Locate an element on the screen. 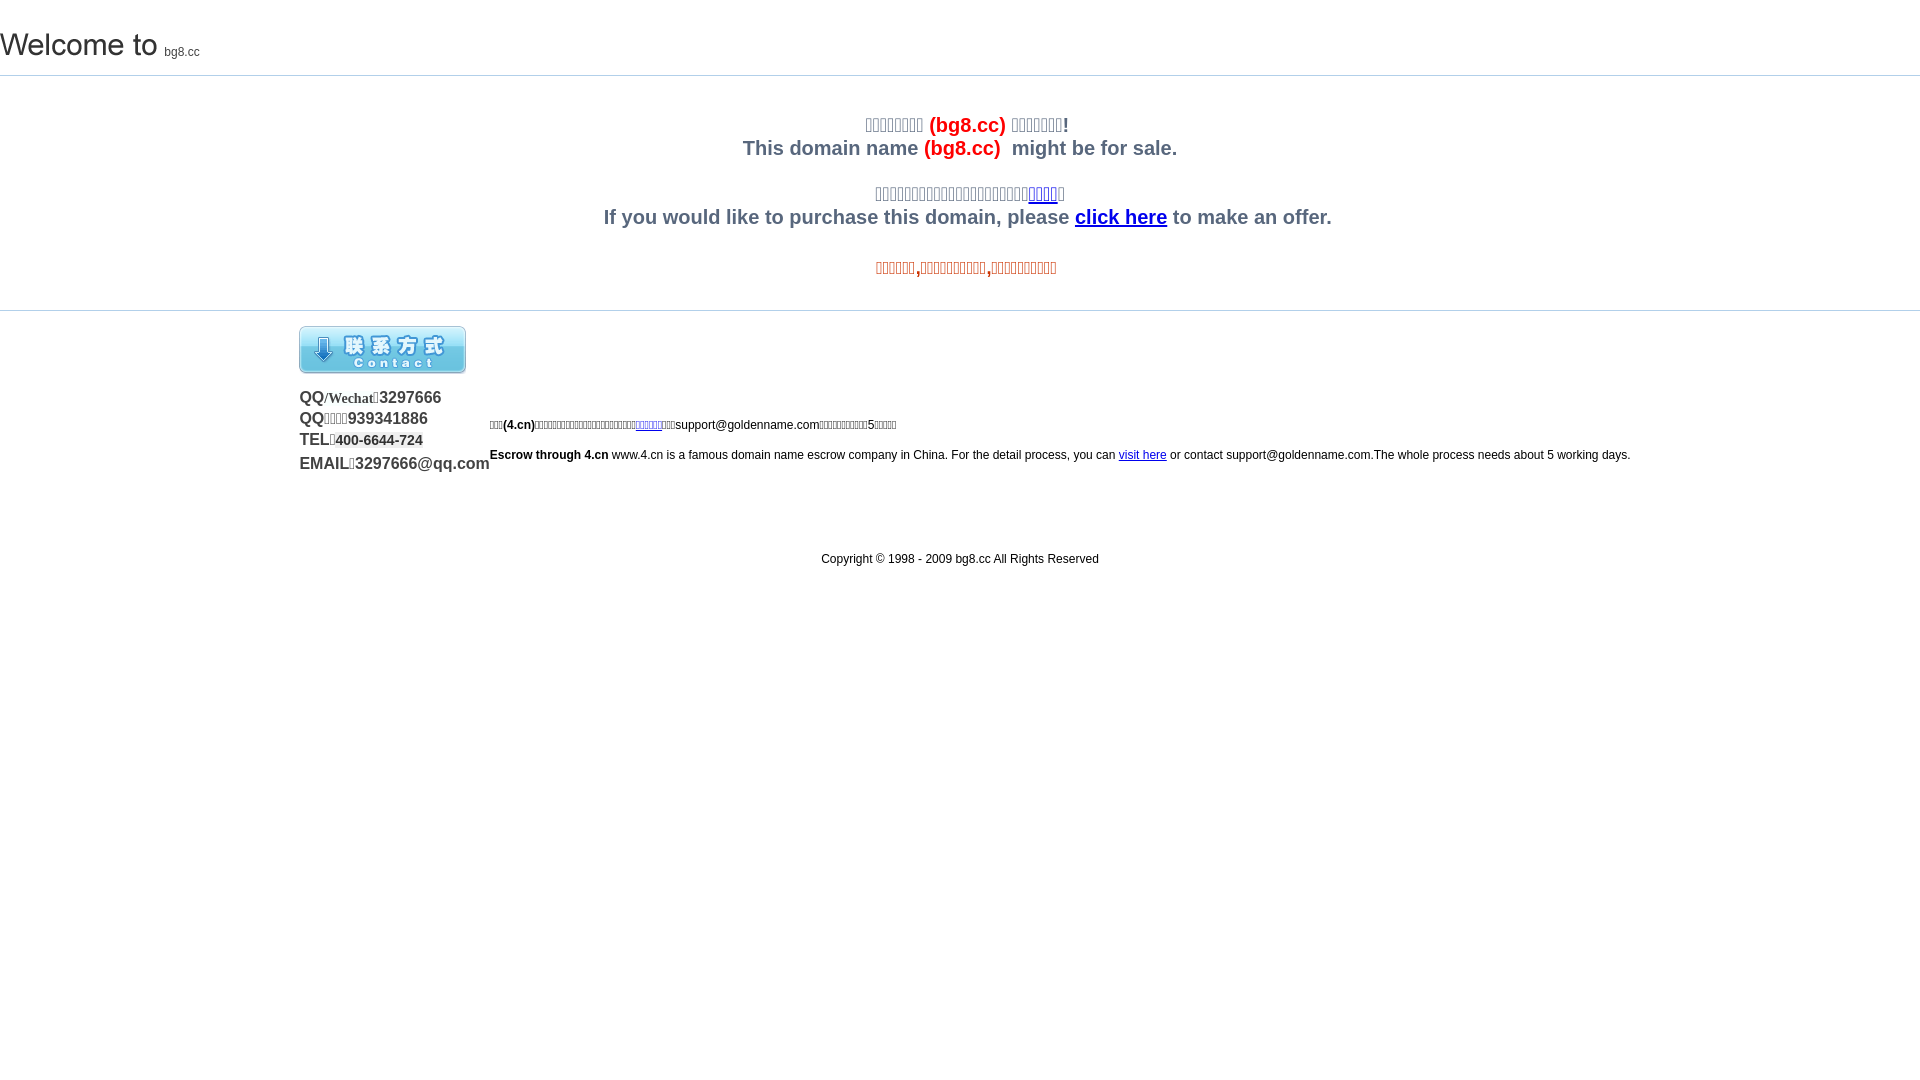 Image resolution: width=1920 pixels, height=1080 pixels. 'visit here' is located at coordinates (1117, 455).